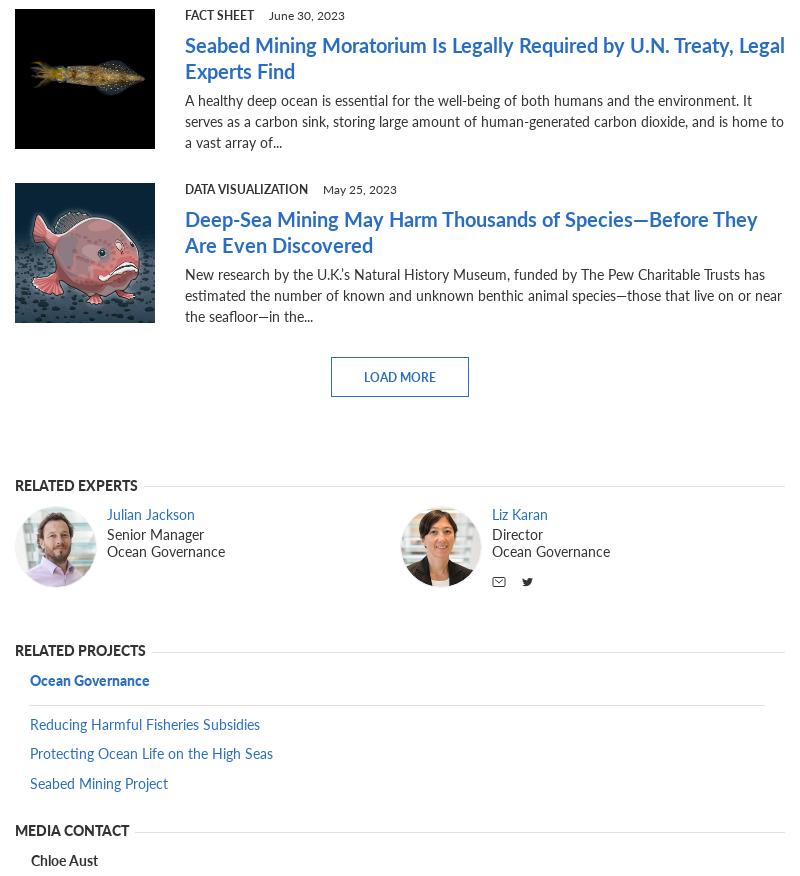  What do you see at coordinates (106, 533) in the screenshot?
I see `'Senior Manager'` at bounding box center [106, 533].